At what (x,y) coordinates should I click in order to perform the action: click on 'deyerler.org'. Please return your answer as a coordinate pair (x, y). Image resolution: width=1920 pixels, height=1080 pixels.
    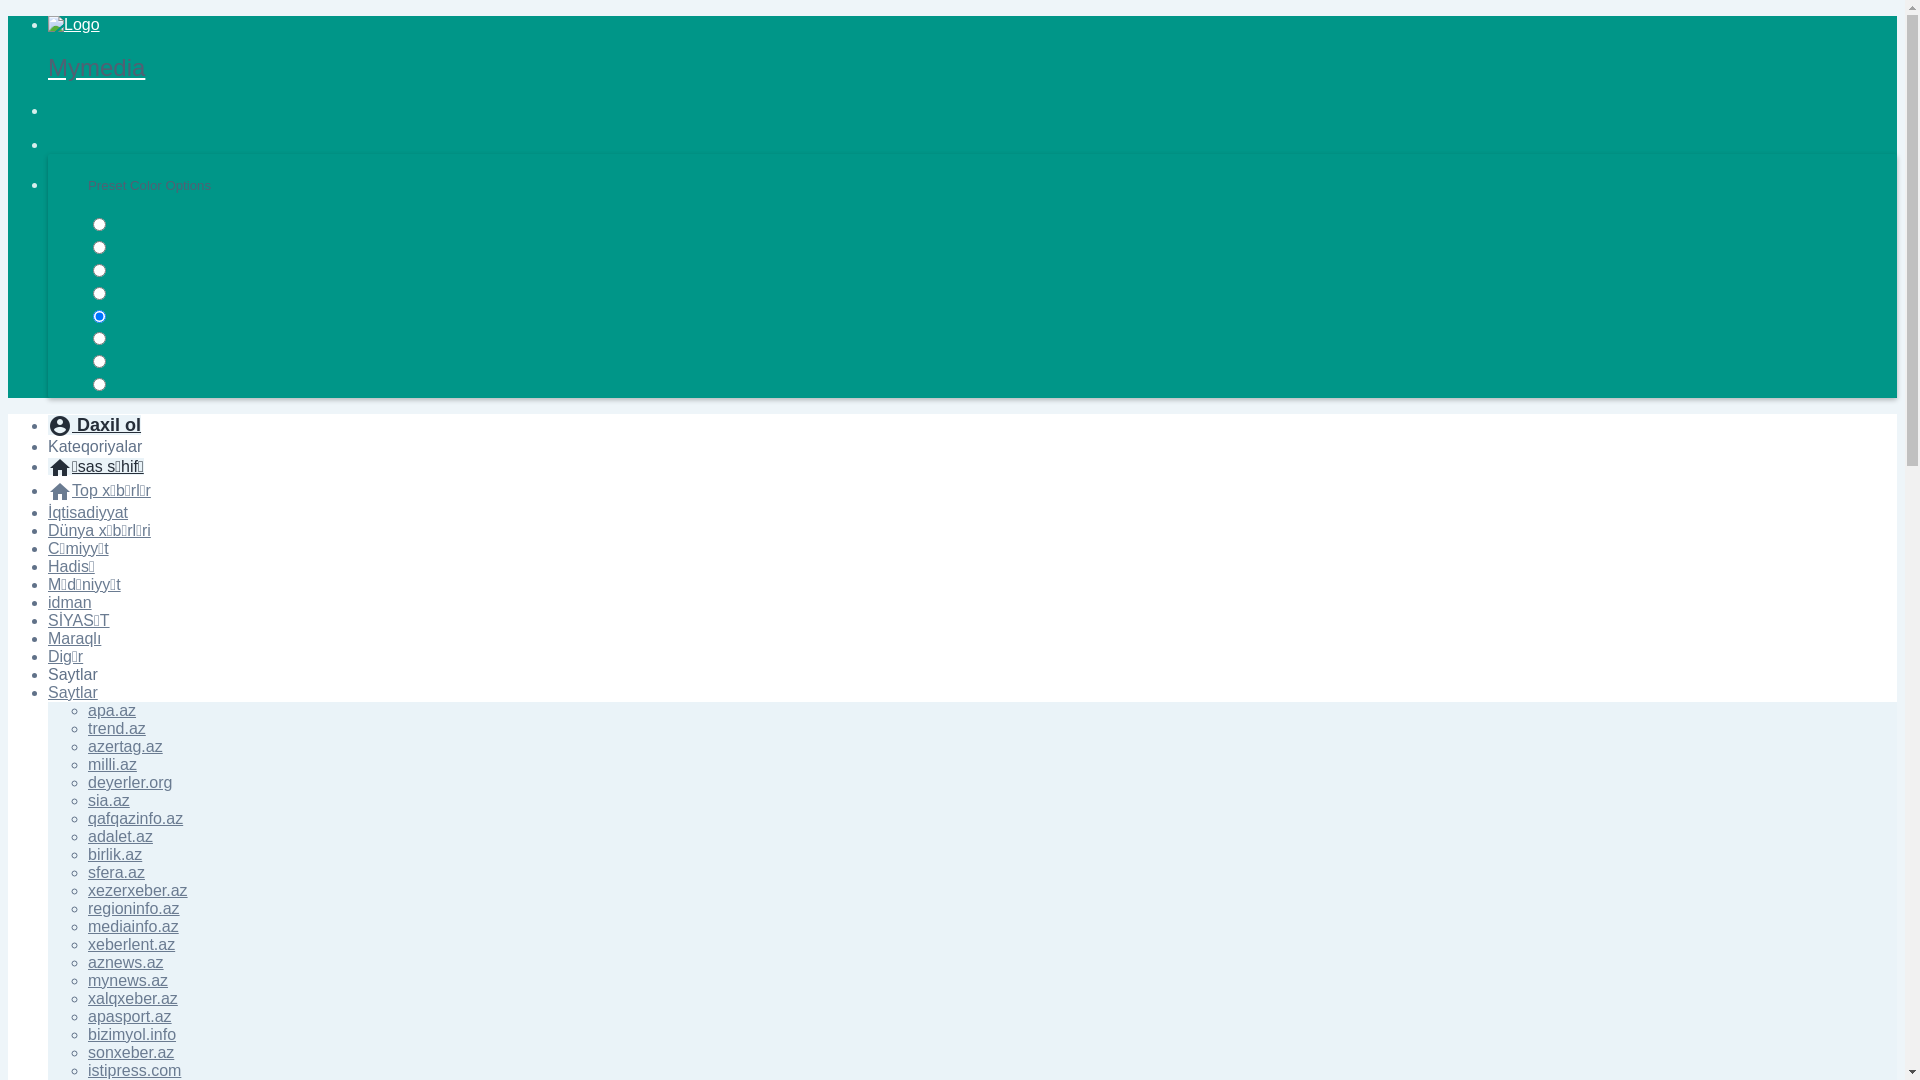
    Looking at the image, I should click on (129, 781).